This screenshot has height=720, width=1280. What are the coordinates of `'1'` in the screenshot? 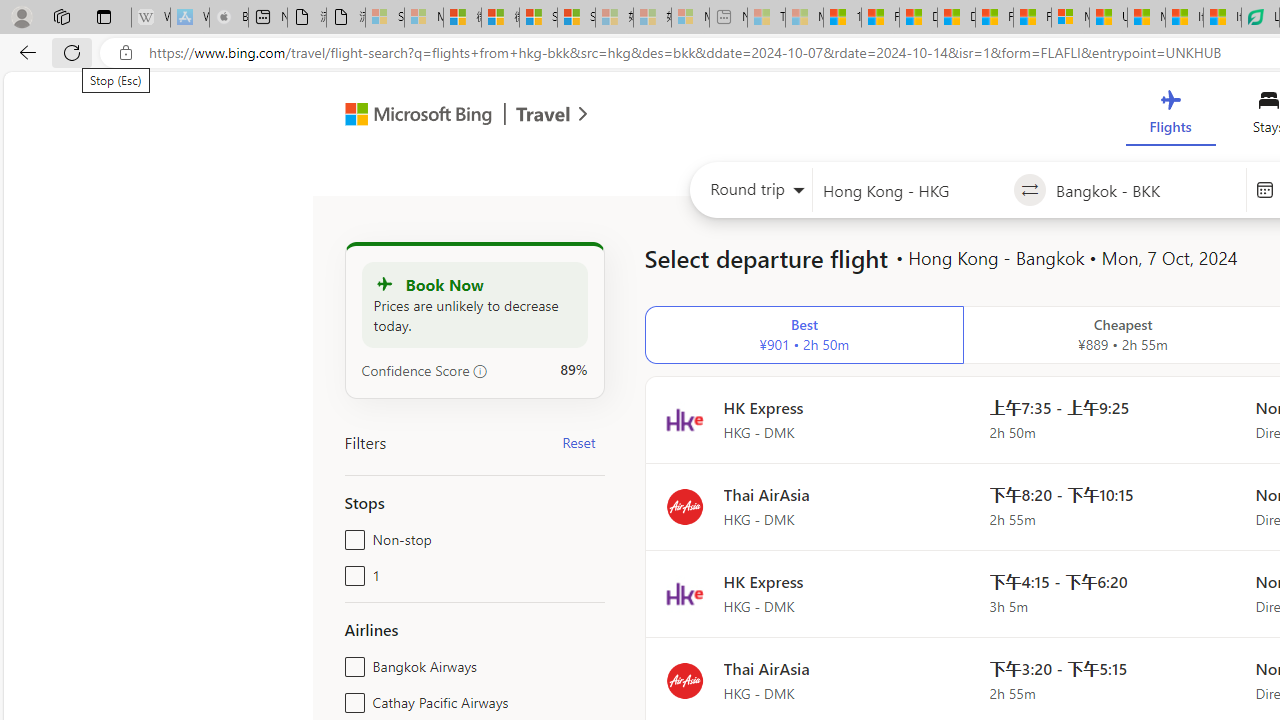 It's located at (351, 572).